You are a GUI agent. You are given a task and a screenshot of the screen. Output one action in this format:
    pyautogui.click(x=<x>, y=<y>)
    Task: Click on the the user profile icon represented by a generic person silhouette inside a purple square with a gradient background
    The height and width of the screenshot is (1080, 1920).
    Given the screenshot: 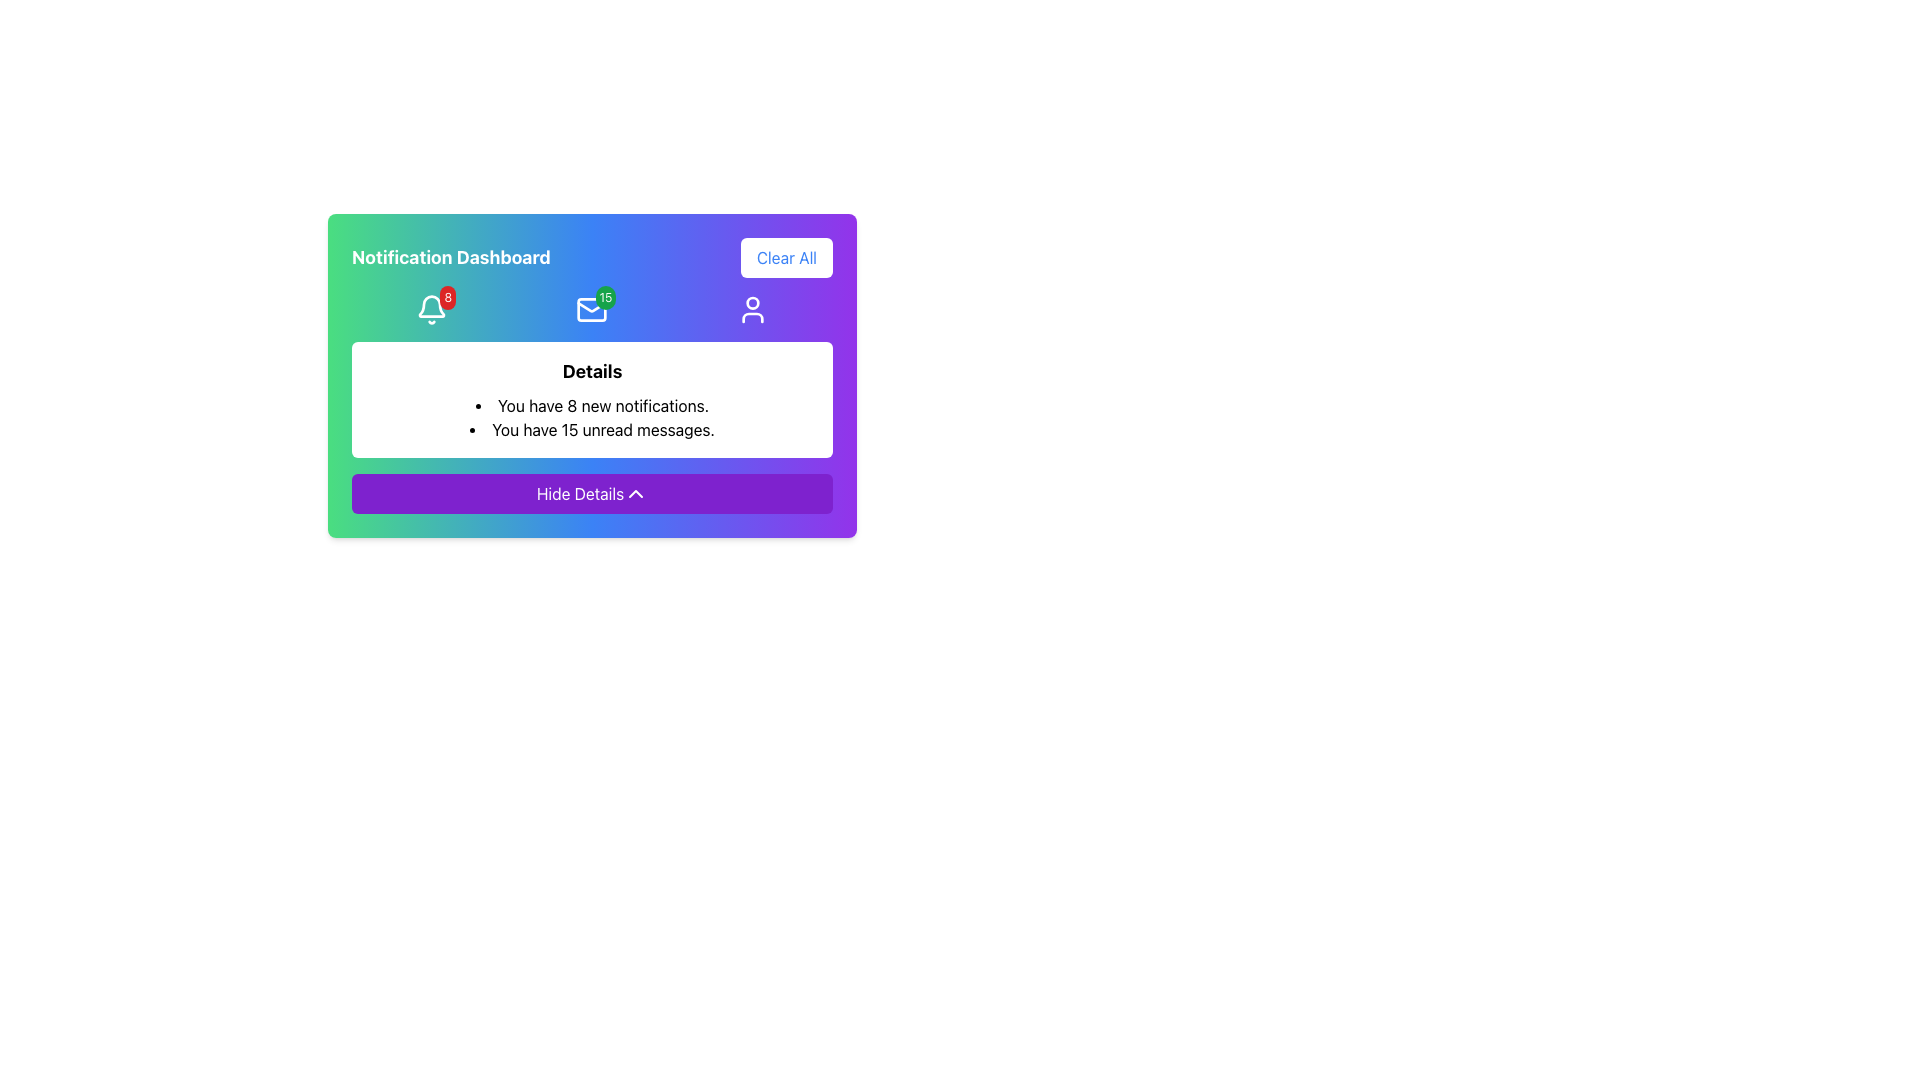 What is the action you would take?
    pyautogui.click(x=751, y=309)
    